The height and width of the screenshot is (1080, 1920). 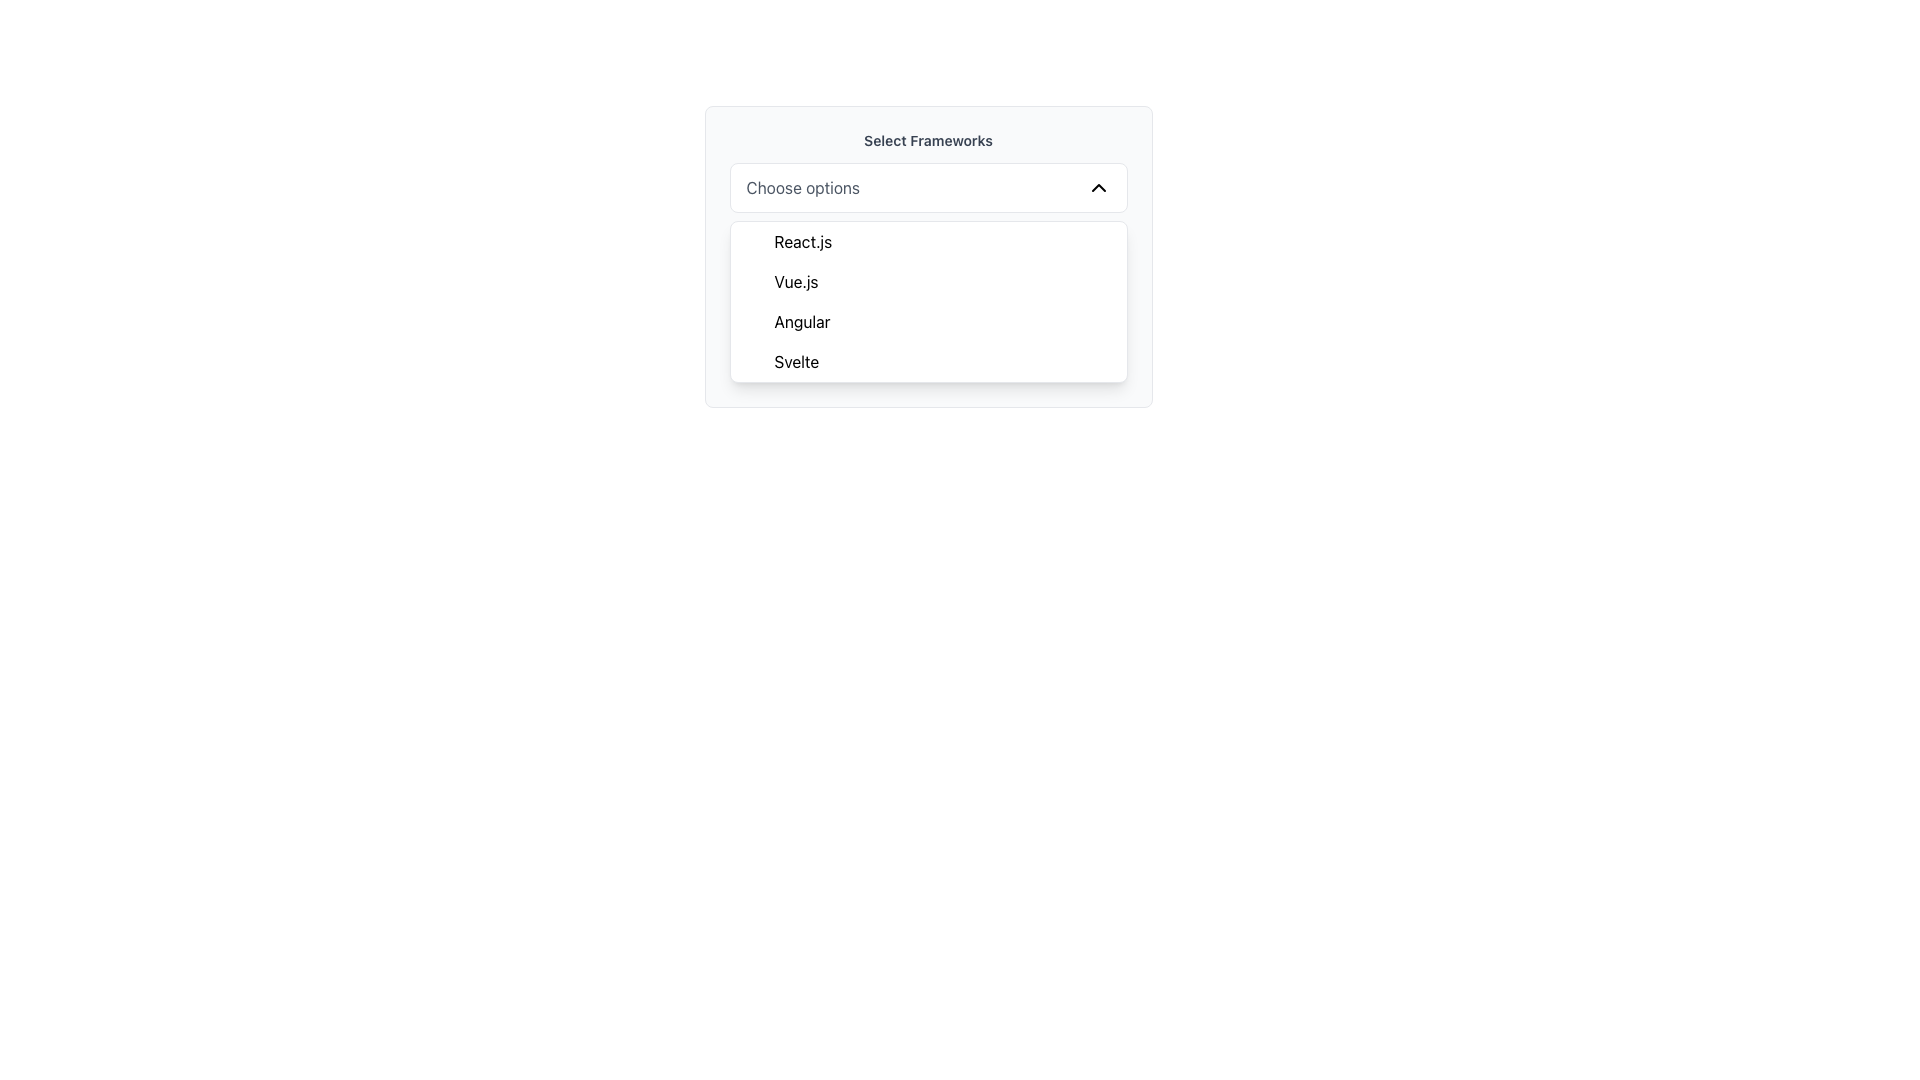 I want to click on the selectable option 'Vue.js' in the dropdown menu, which is the second item below 'React.js', so click(x=927, y=281).